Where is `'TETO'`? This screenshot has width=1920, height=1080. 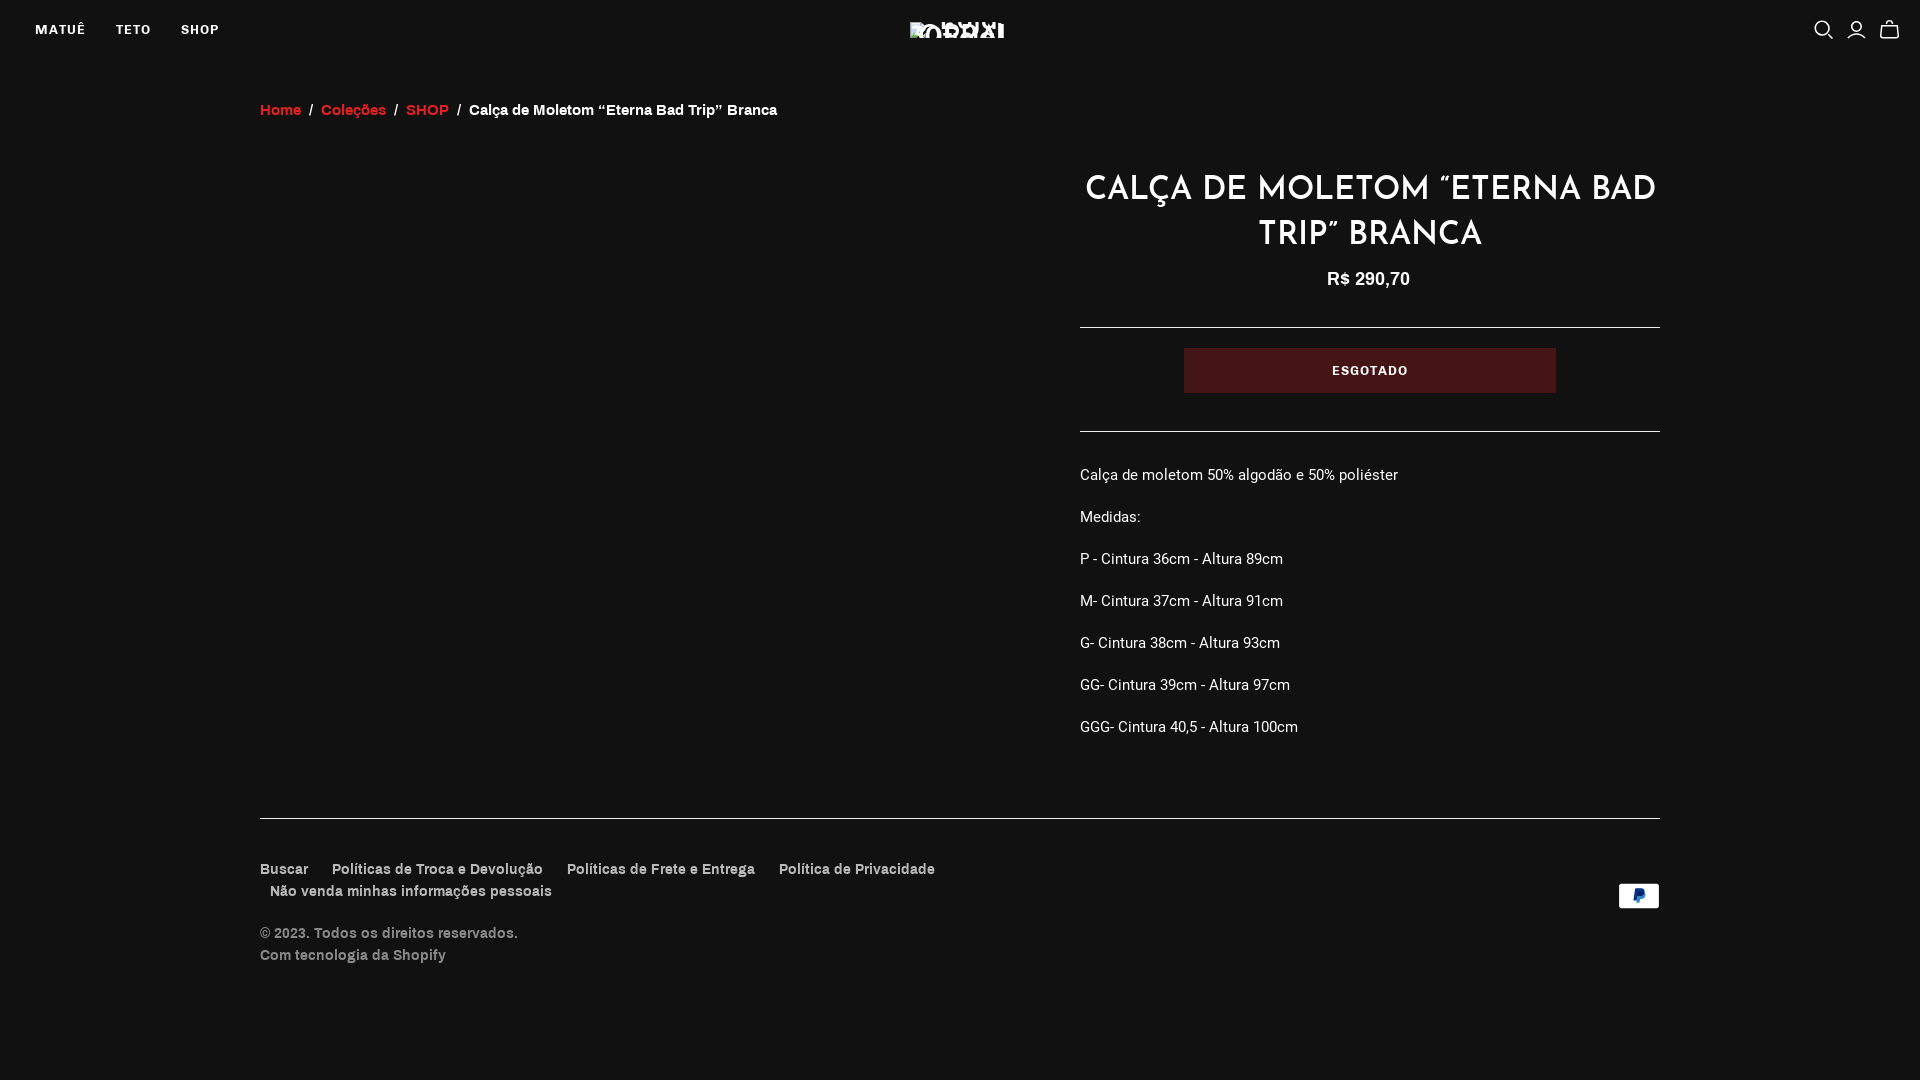
'TETO' is located at coordinates (132, 30).